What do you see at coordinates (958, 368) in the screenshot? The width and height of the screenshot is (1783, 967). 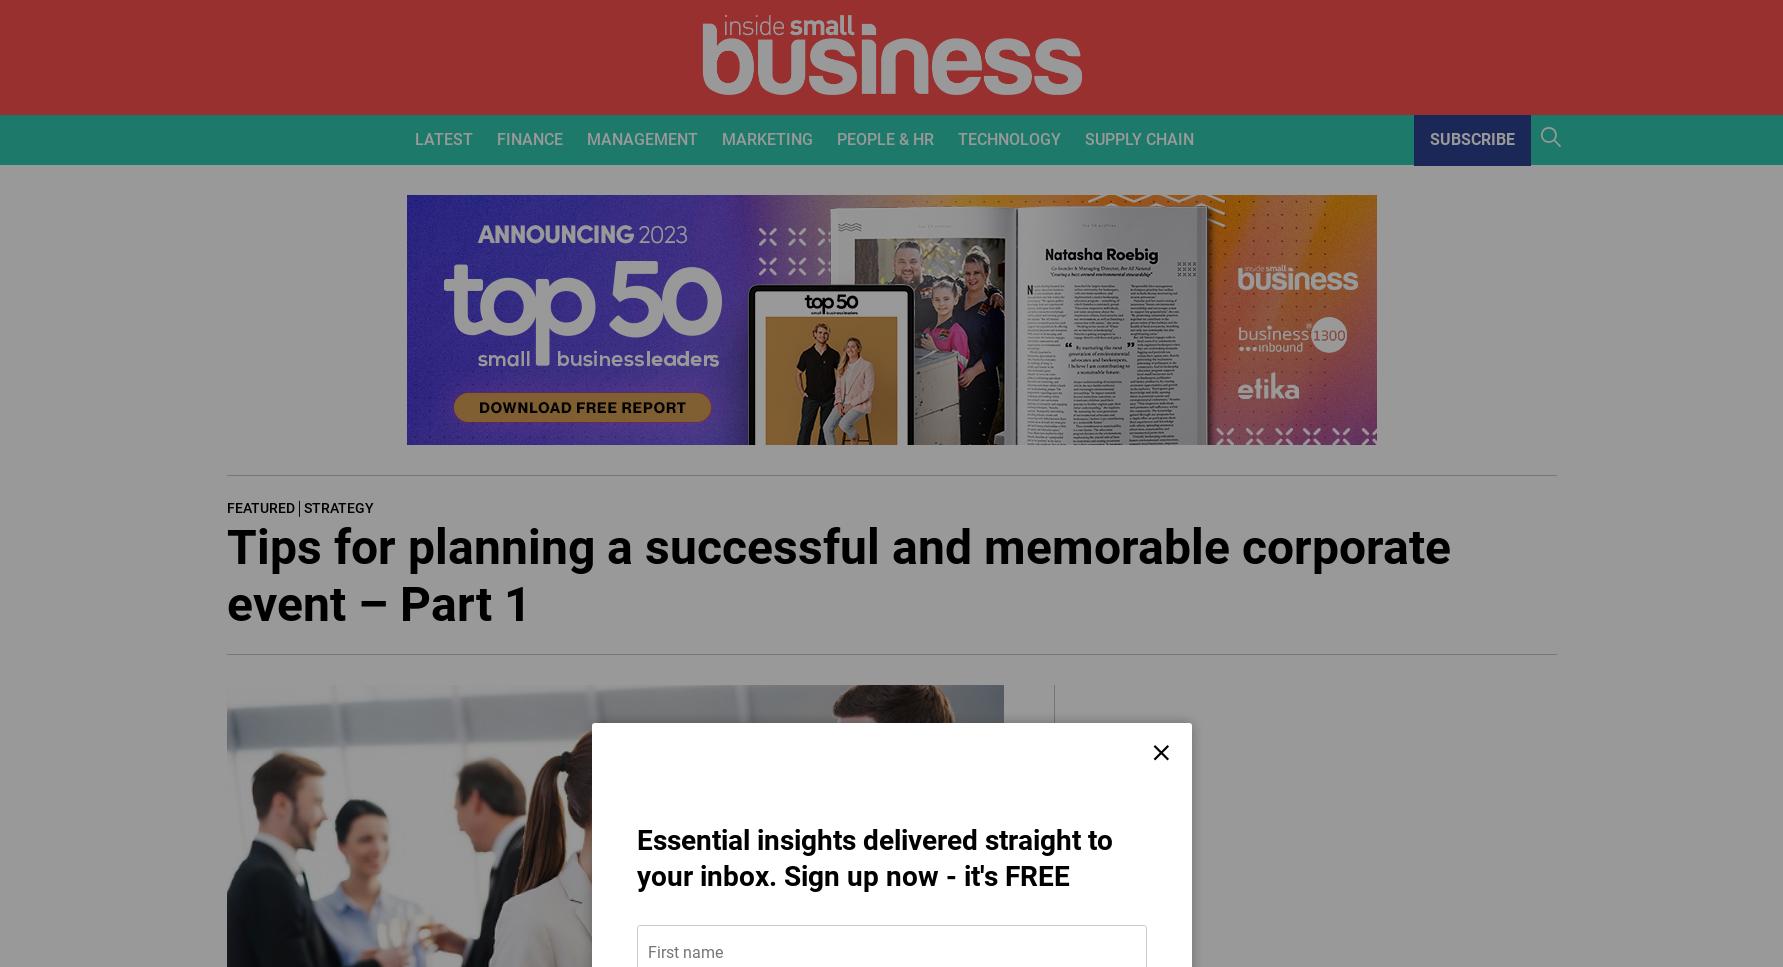 I see `'Systems & Software'` at bounding box center [958, 368].